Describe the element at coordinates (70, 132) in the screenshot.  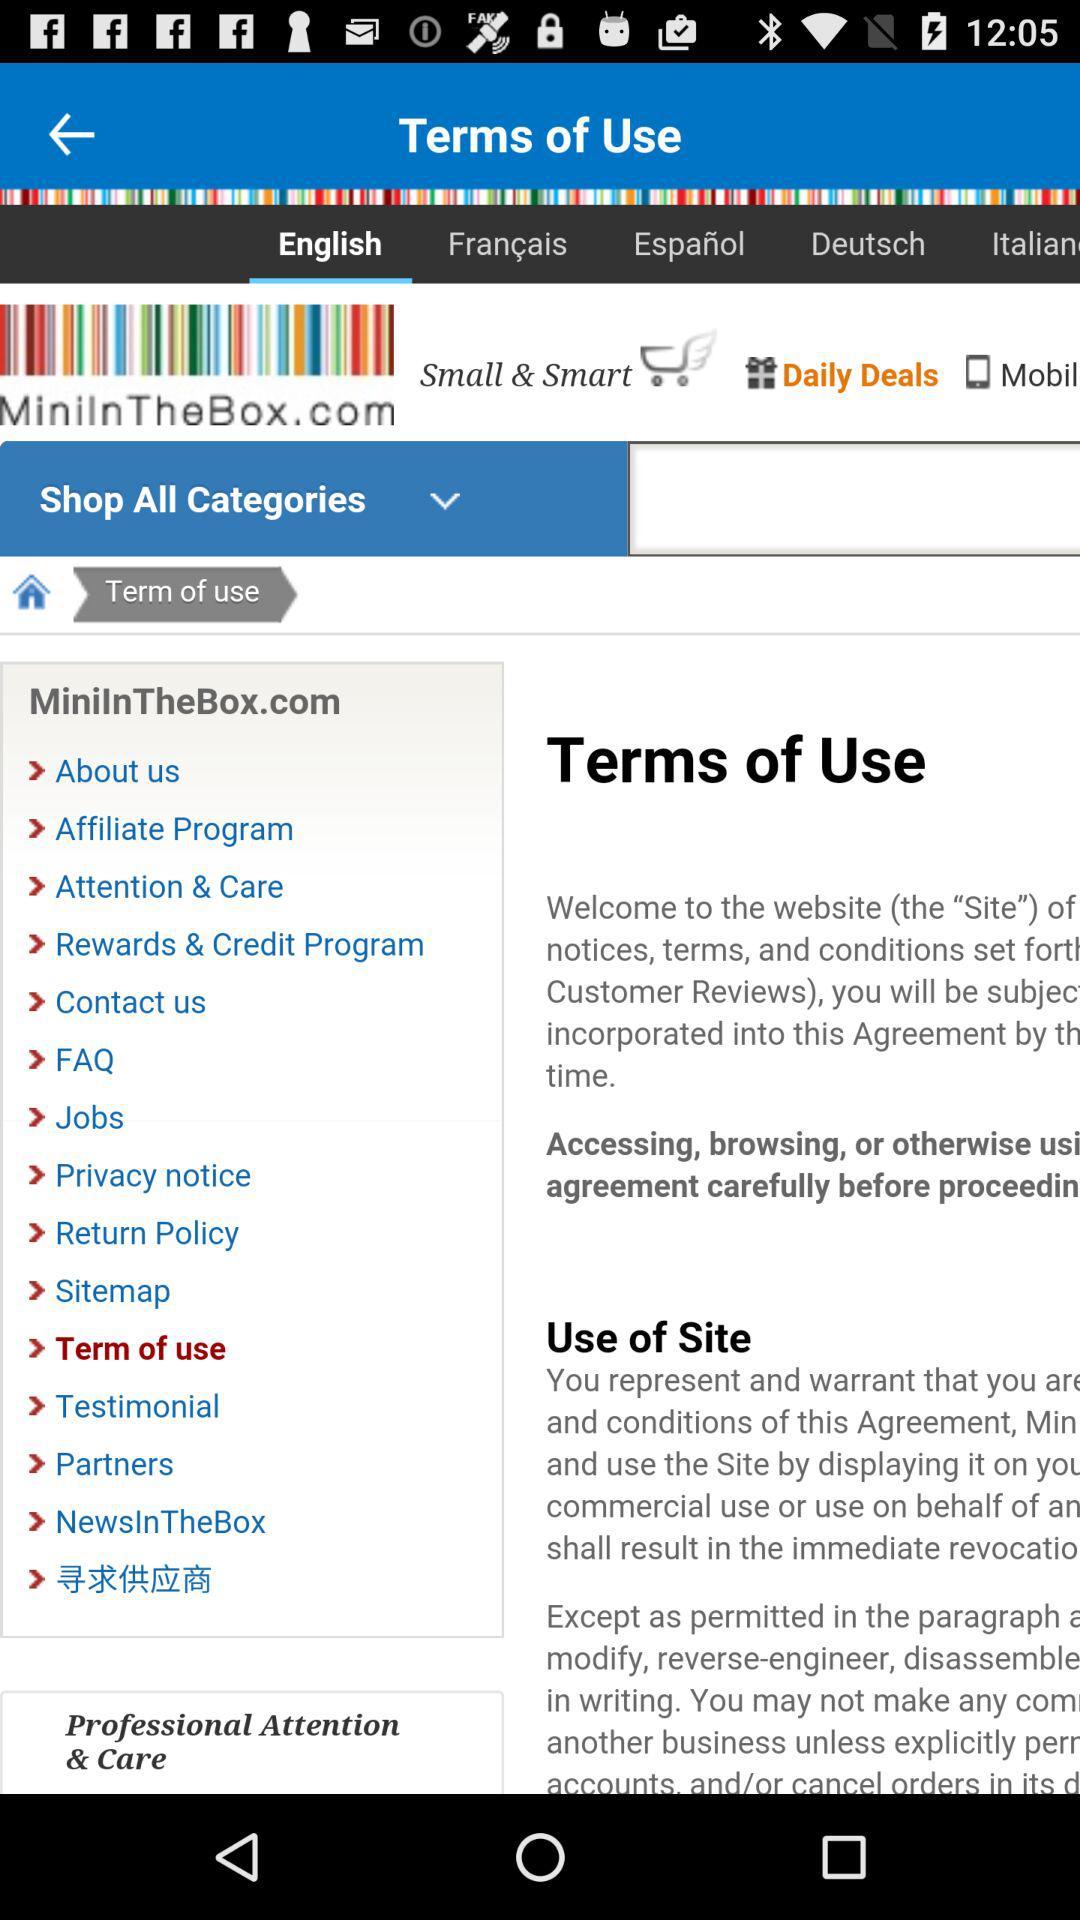
I see `go back` at that location.